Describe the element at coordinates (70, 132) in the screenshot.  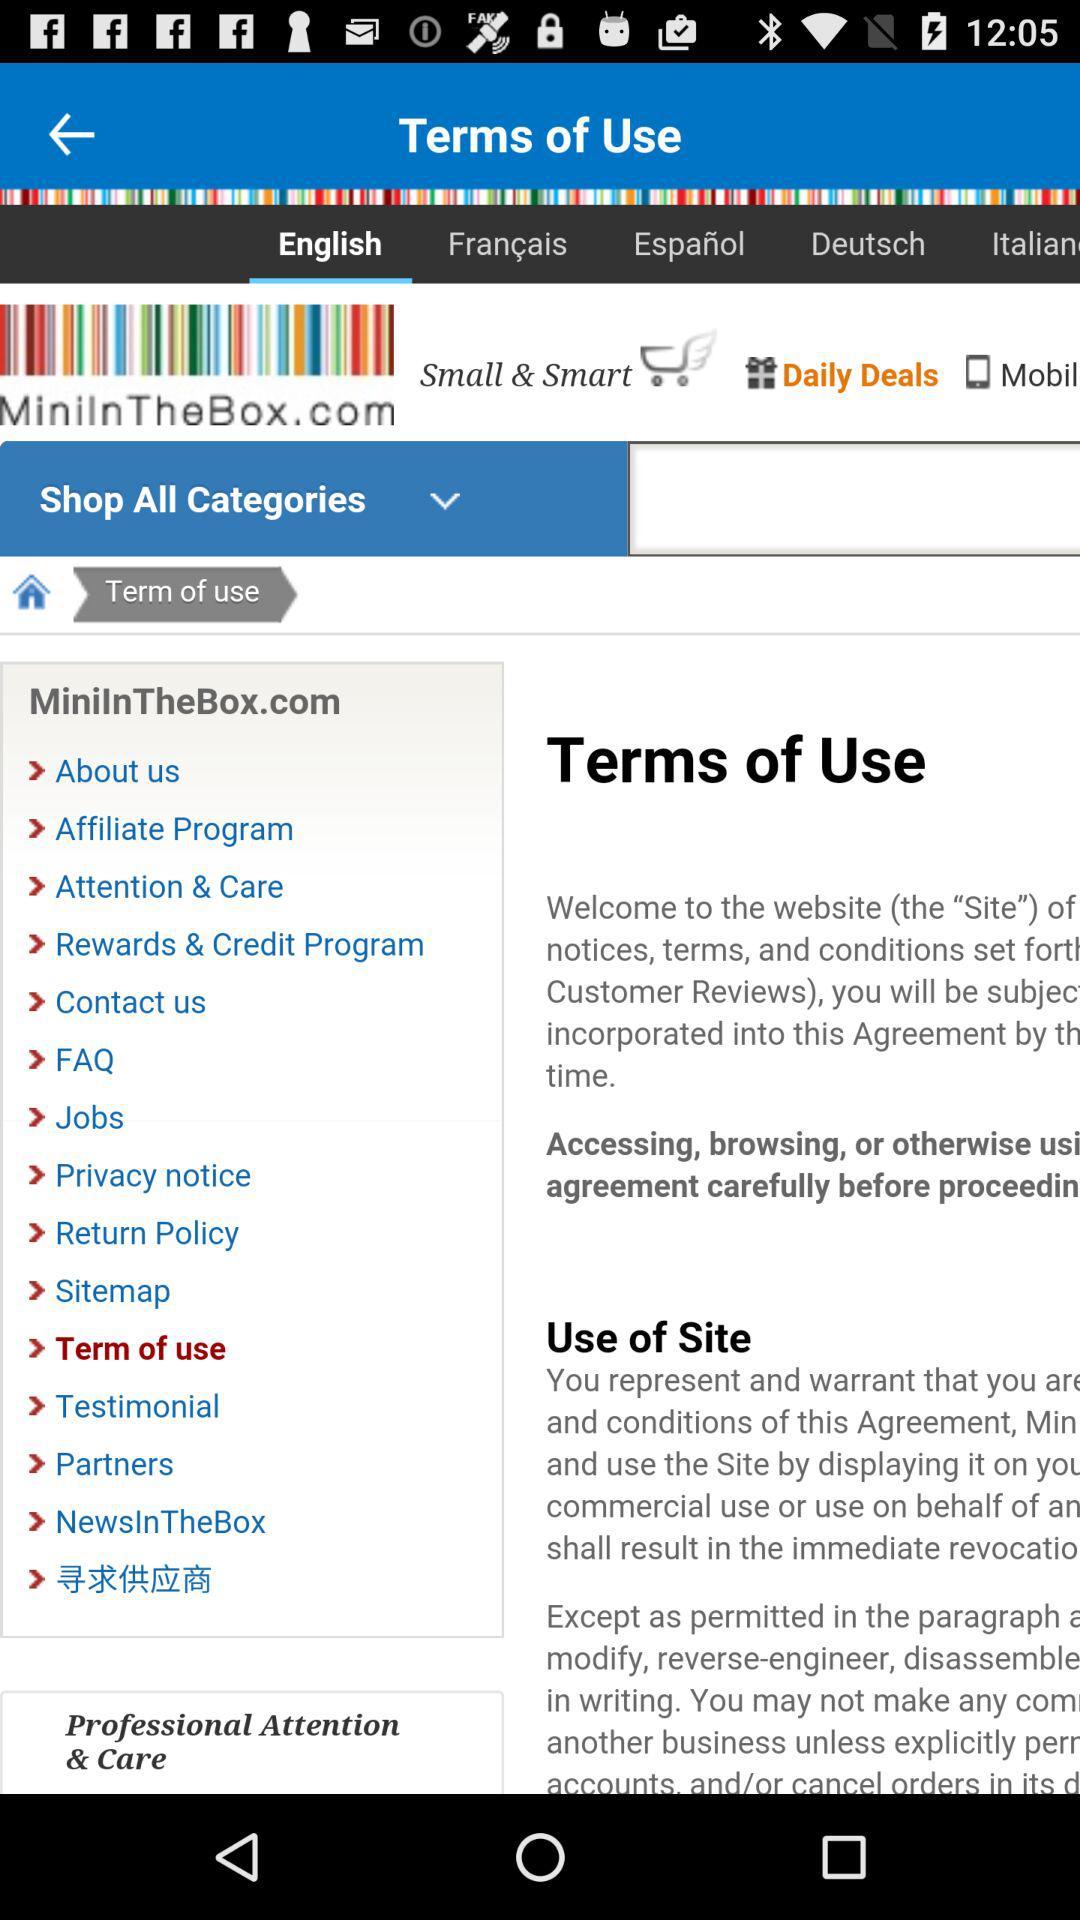
I see `go back` at that location.